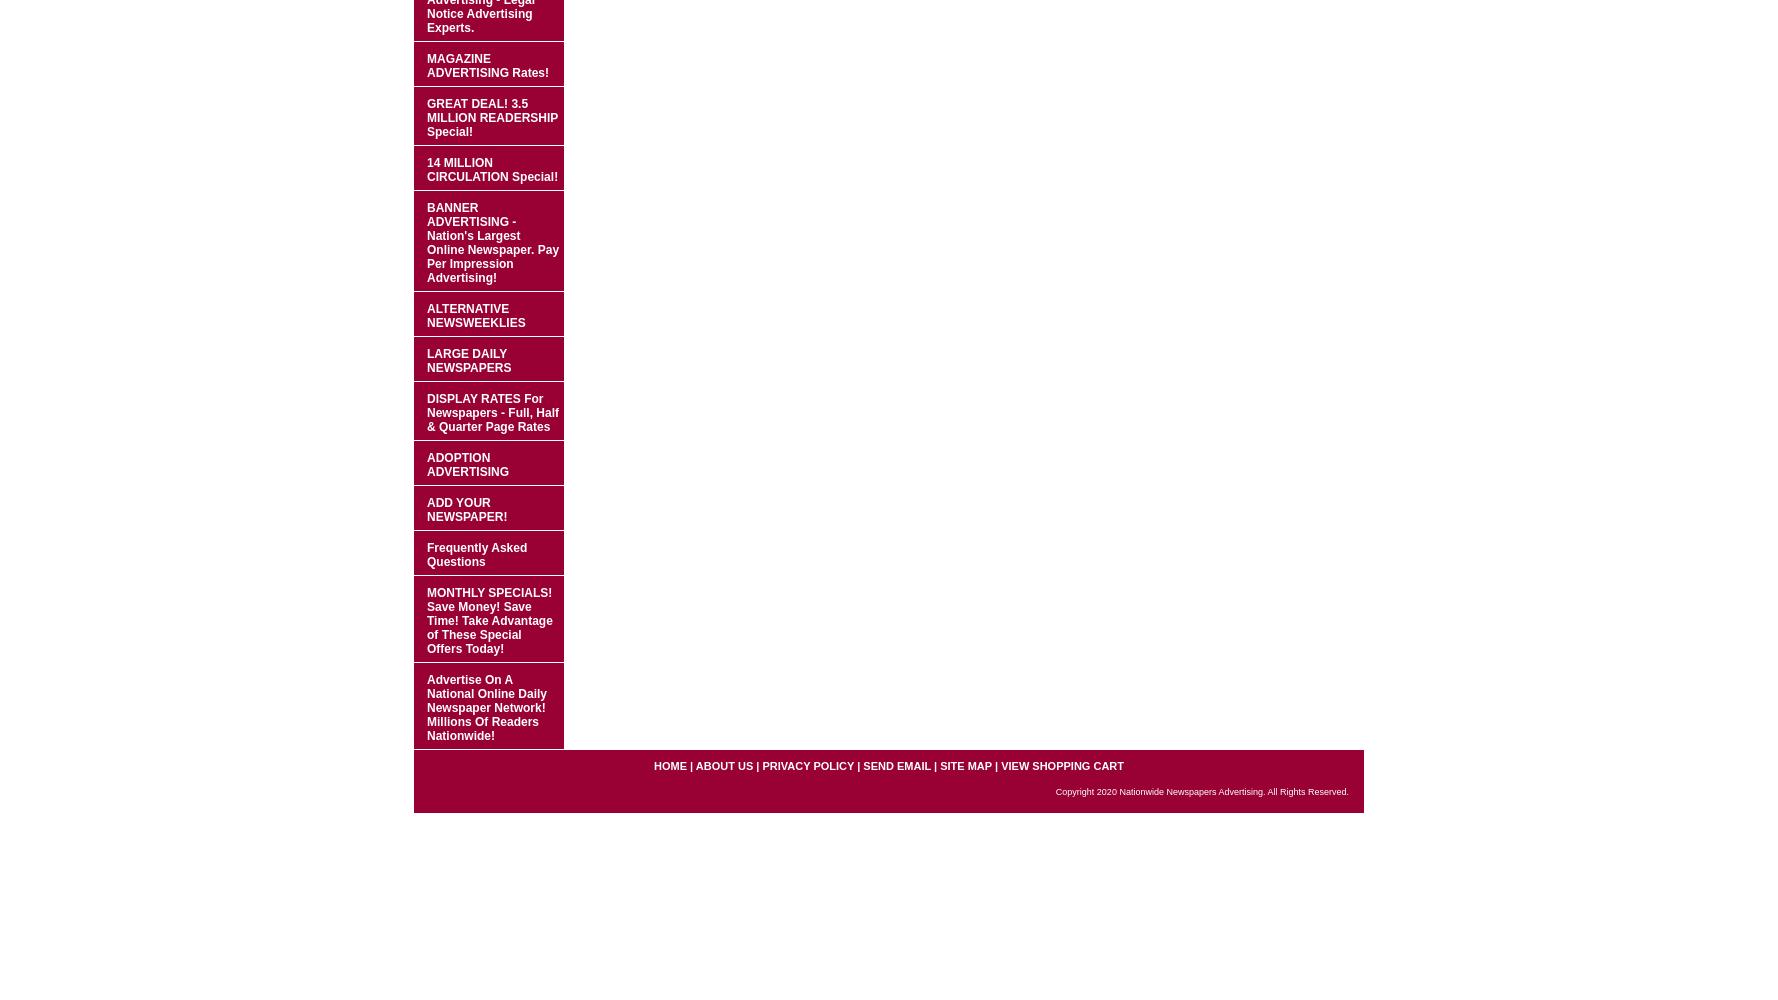 The image size is (1778, 1000). I want to click on 'ABOUT US', so click(723, 766).